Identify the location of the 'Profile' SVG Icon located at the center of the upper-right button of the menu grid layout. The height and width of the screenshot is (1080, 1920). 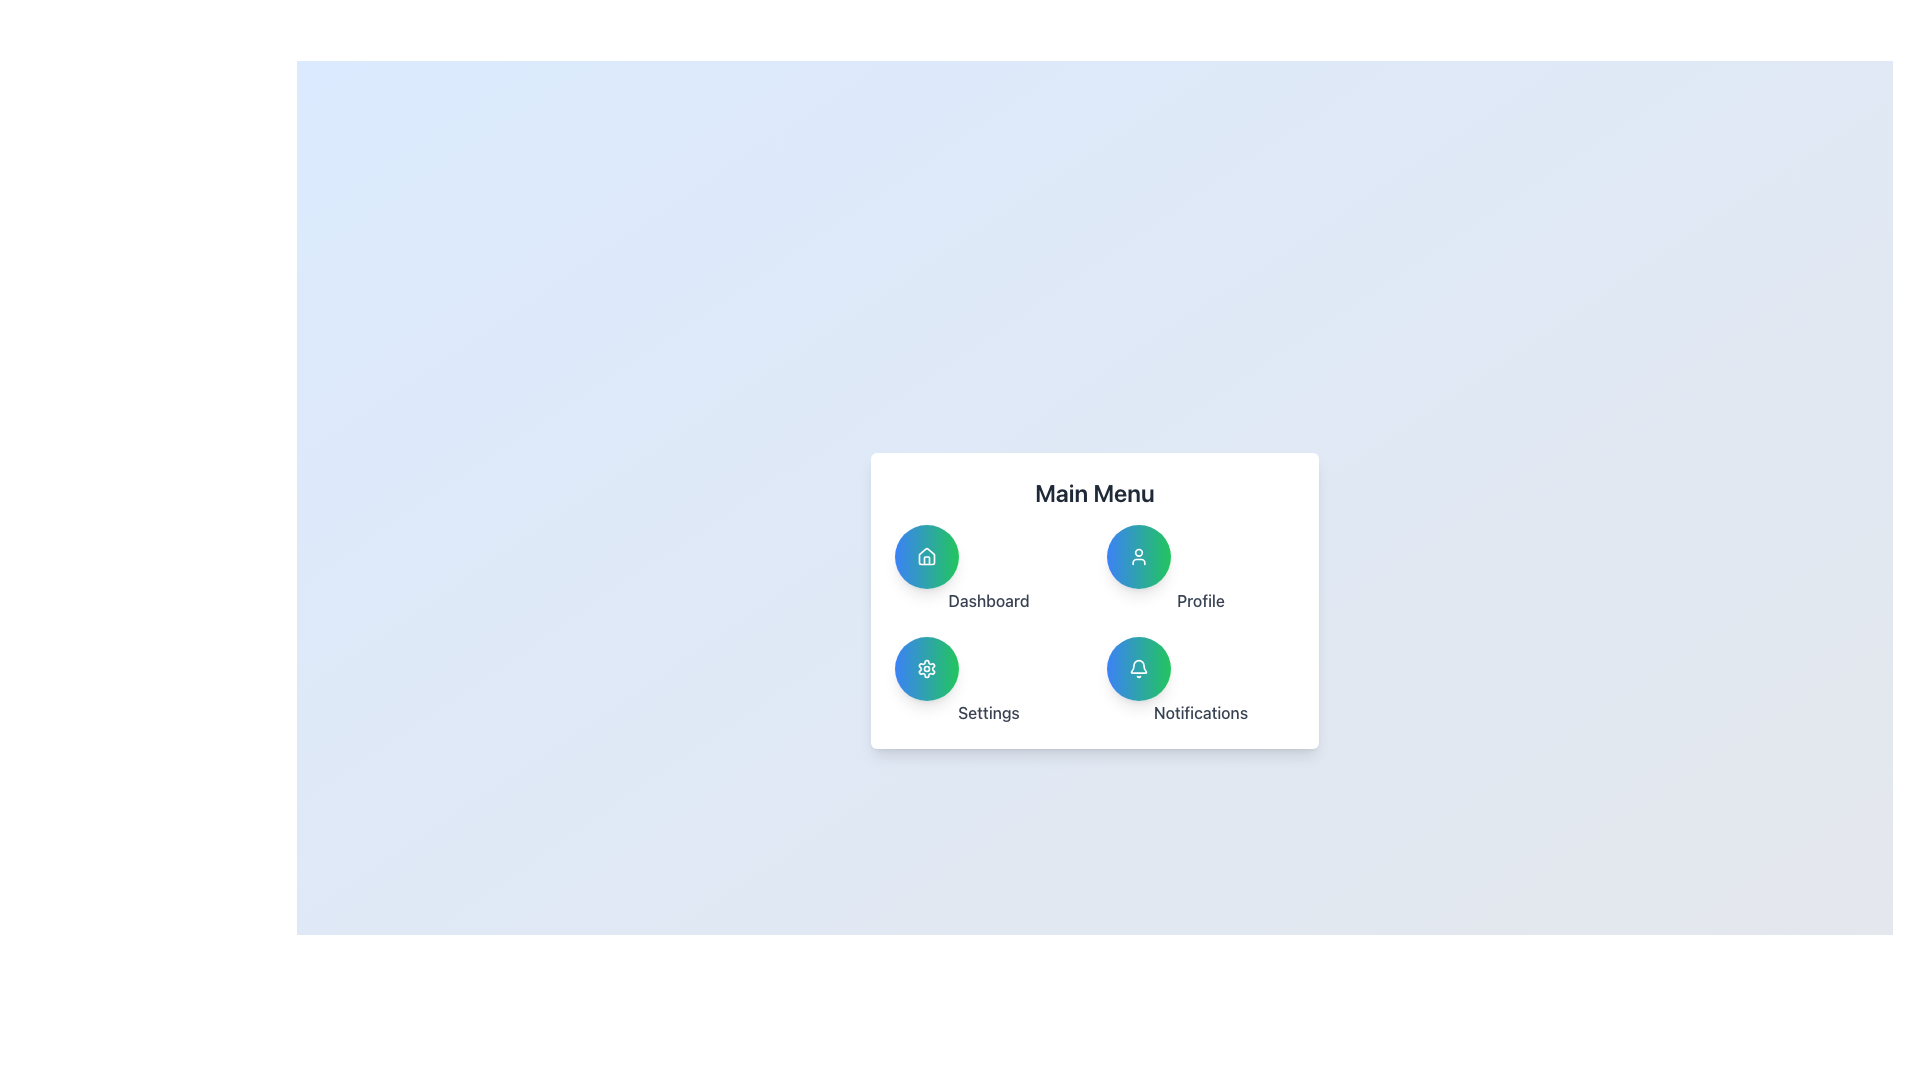
(1138, 556).